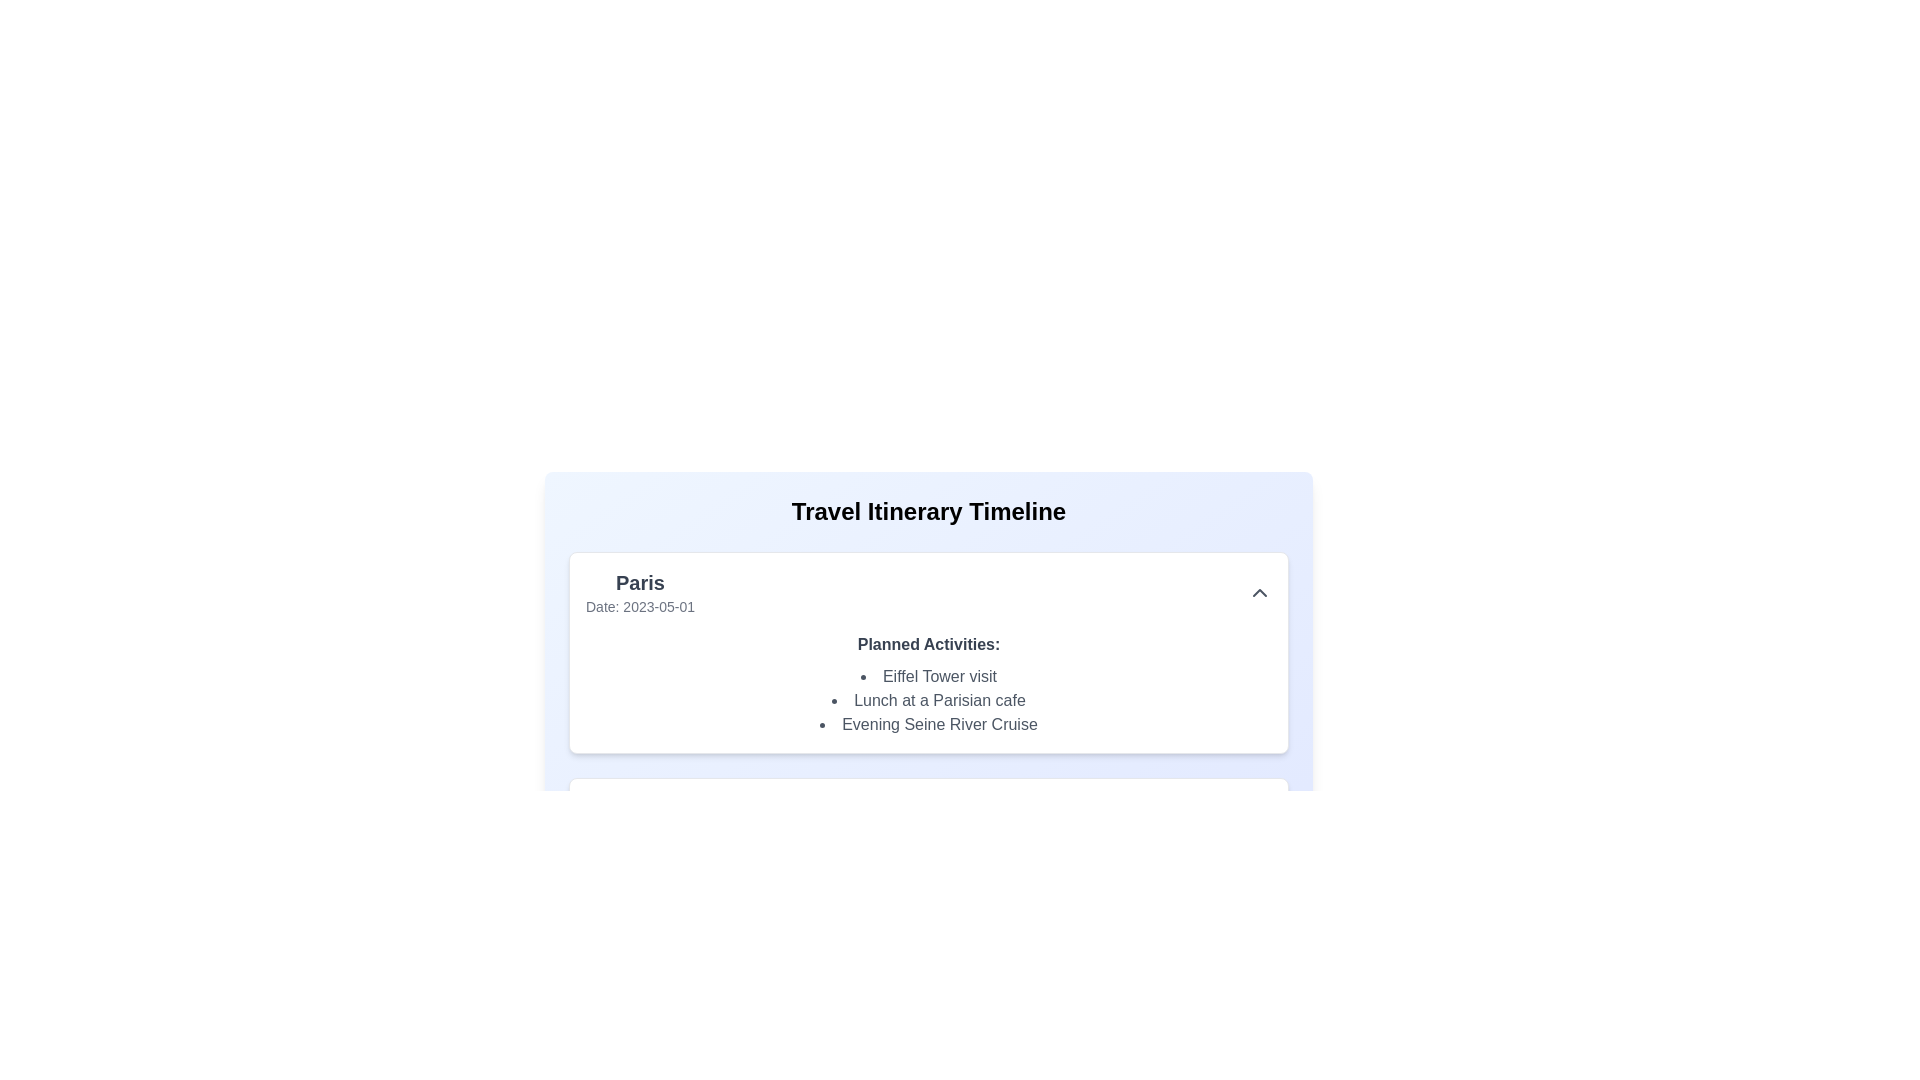 The width and height of the screenshot is (1920, 1080). What do you see at coordinates (928, 676) in the screenshot?
I see `the text item displaying 'Eiffel Tower visit' in the bullet-point list under the 'Planned Activities' section` at bounding box center [928, 676].